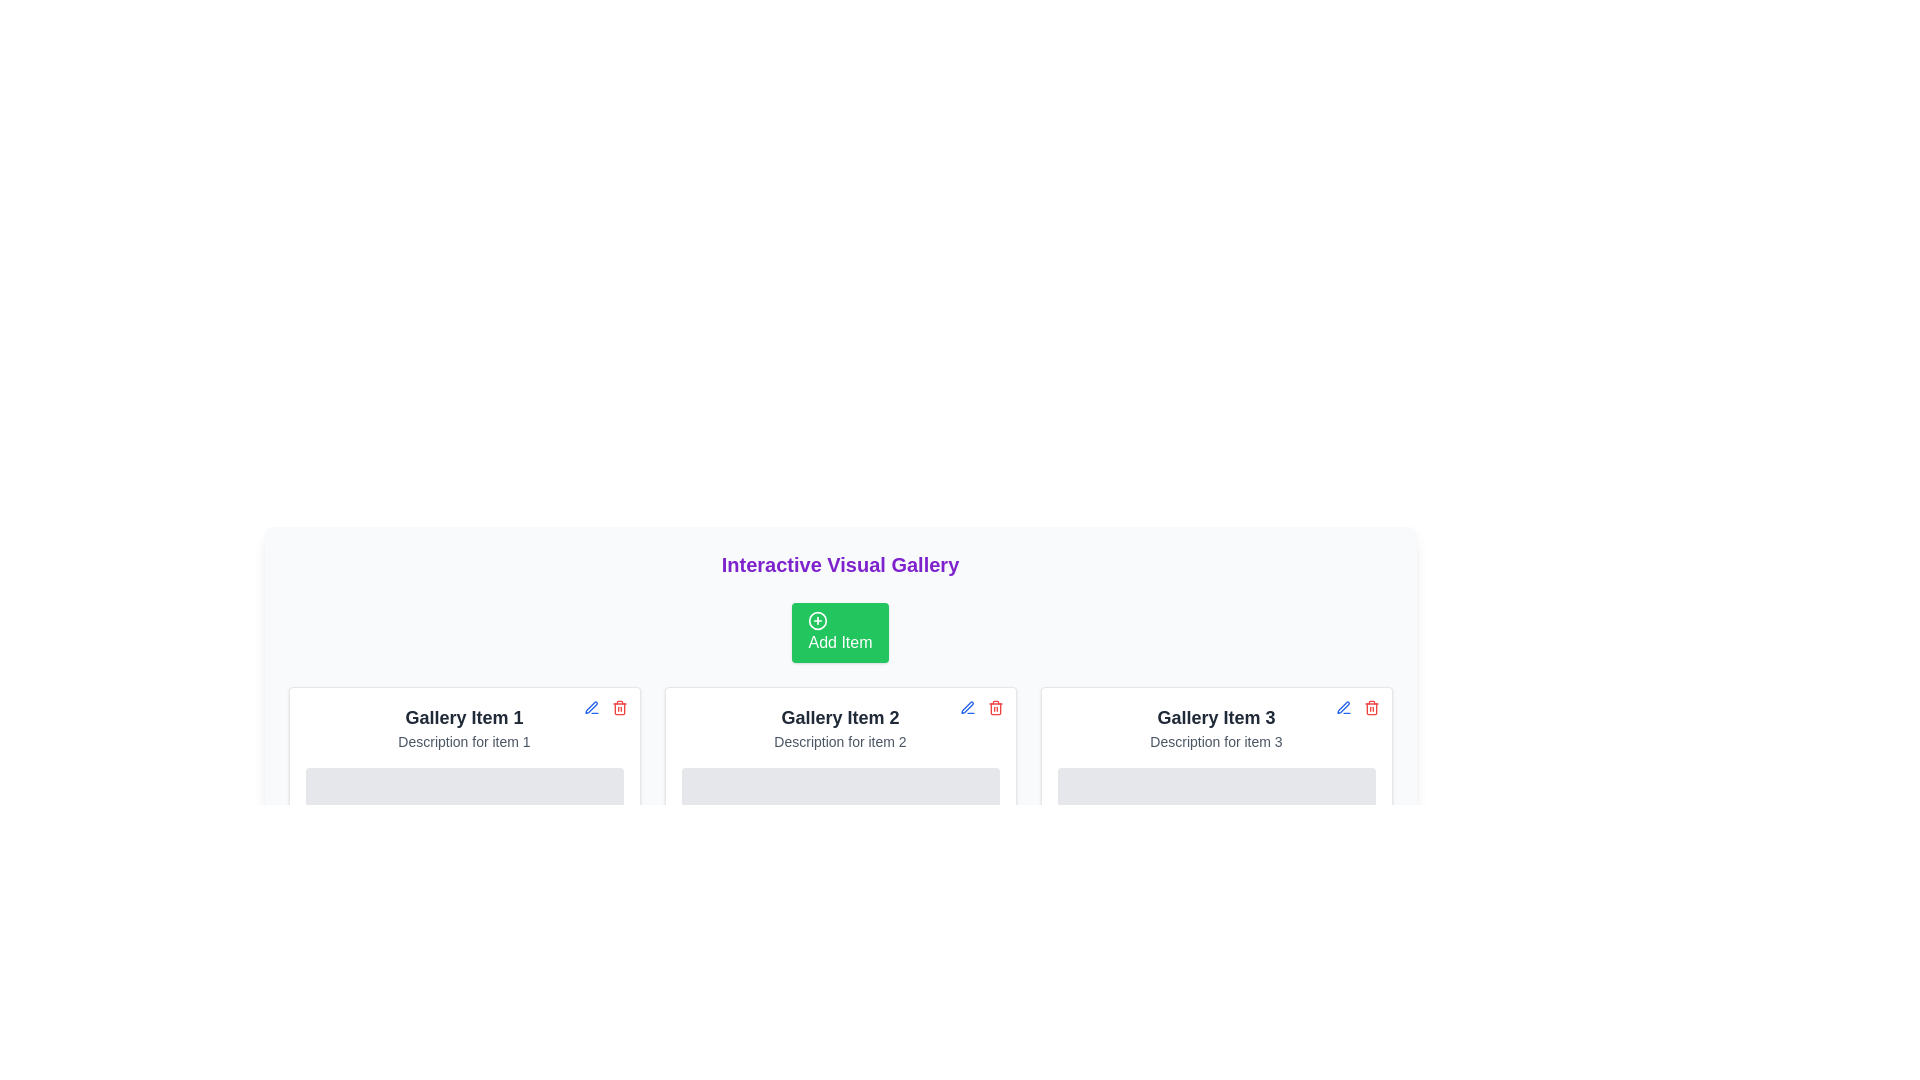 This screenshot has height=1080, width=1920. Describe the element at coordinates (840, 716) in the screenshot. I see `the text element reading 'Gallery Item 2', which is styled in bold and large dark gray font, and serves as the title of the second gallery item` at that location.